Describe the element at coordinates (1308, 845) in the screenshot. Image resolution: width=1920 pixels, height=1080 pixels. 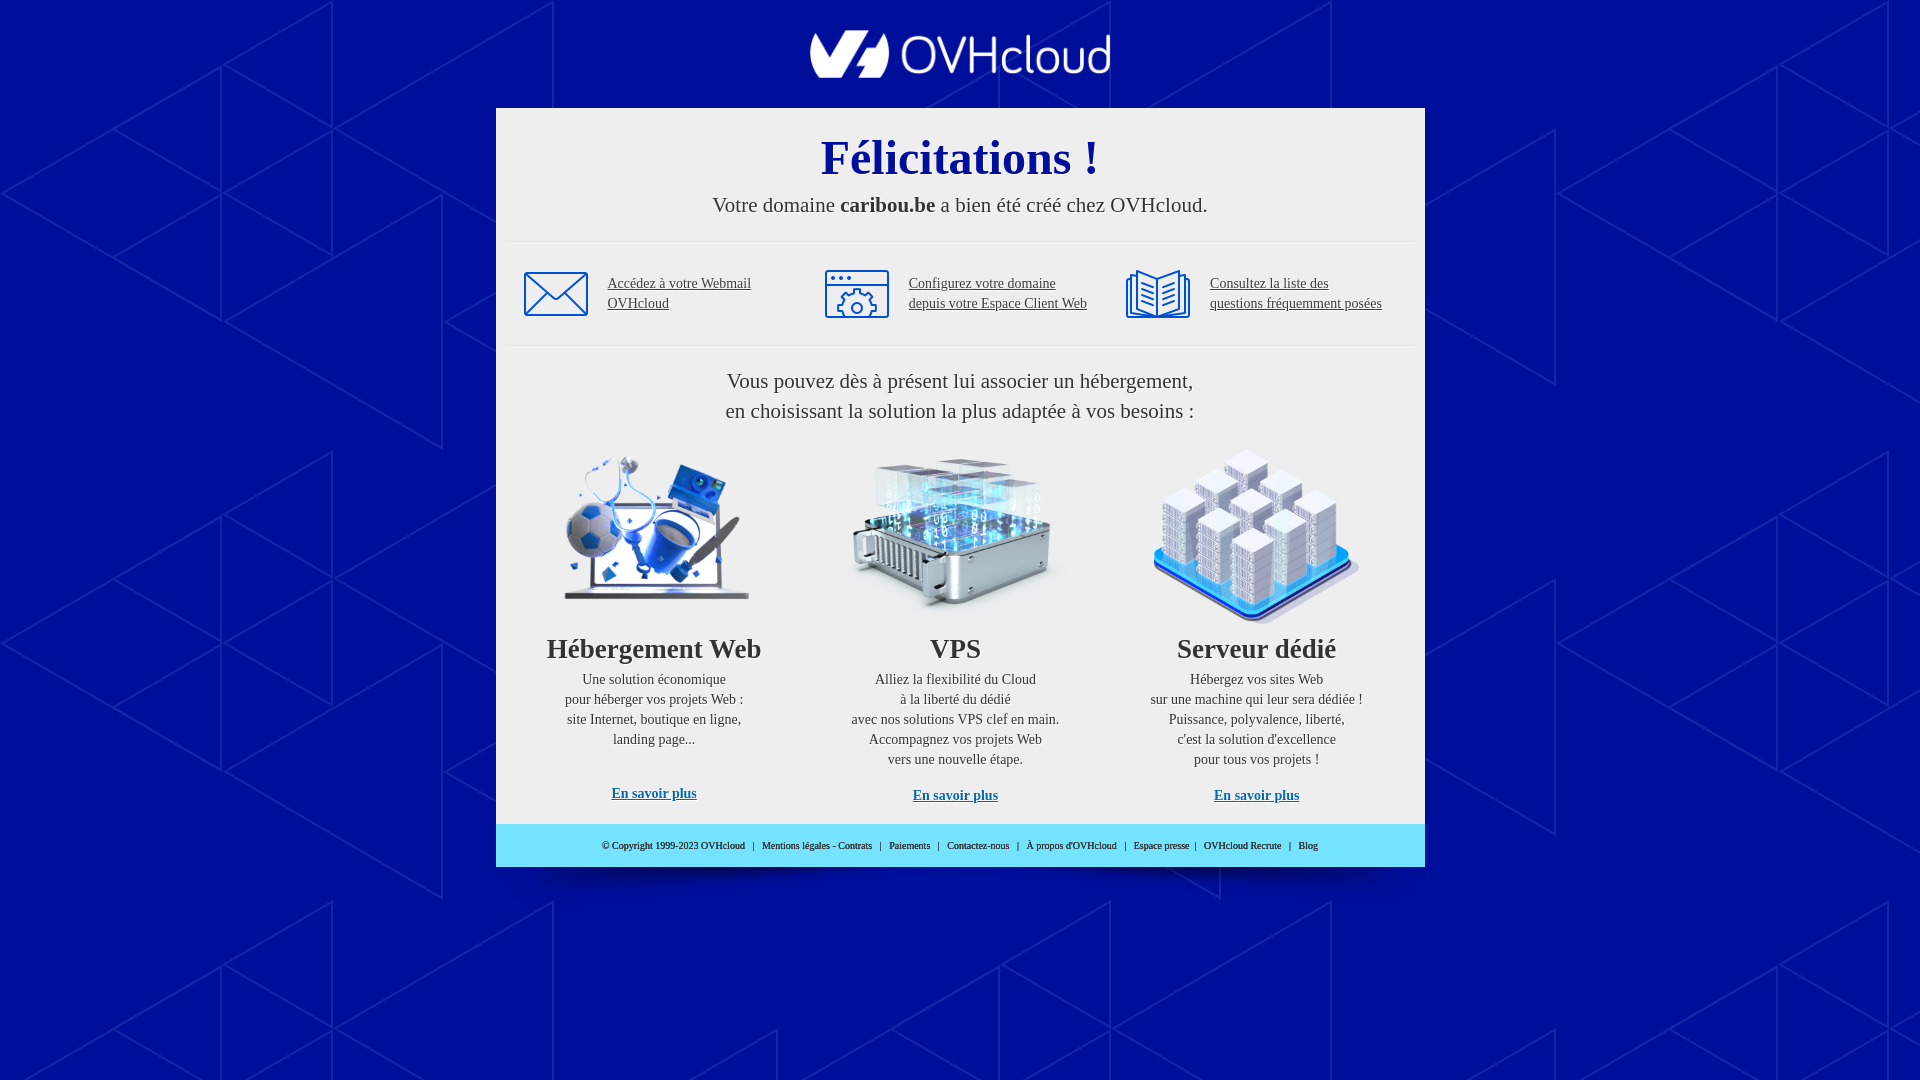
I see `'Blog'` at that location.